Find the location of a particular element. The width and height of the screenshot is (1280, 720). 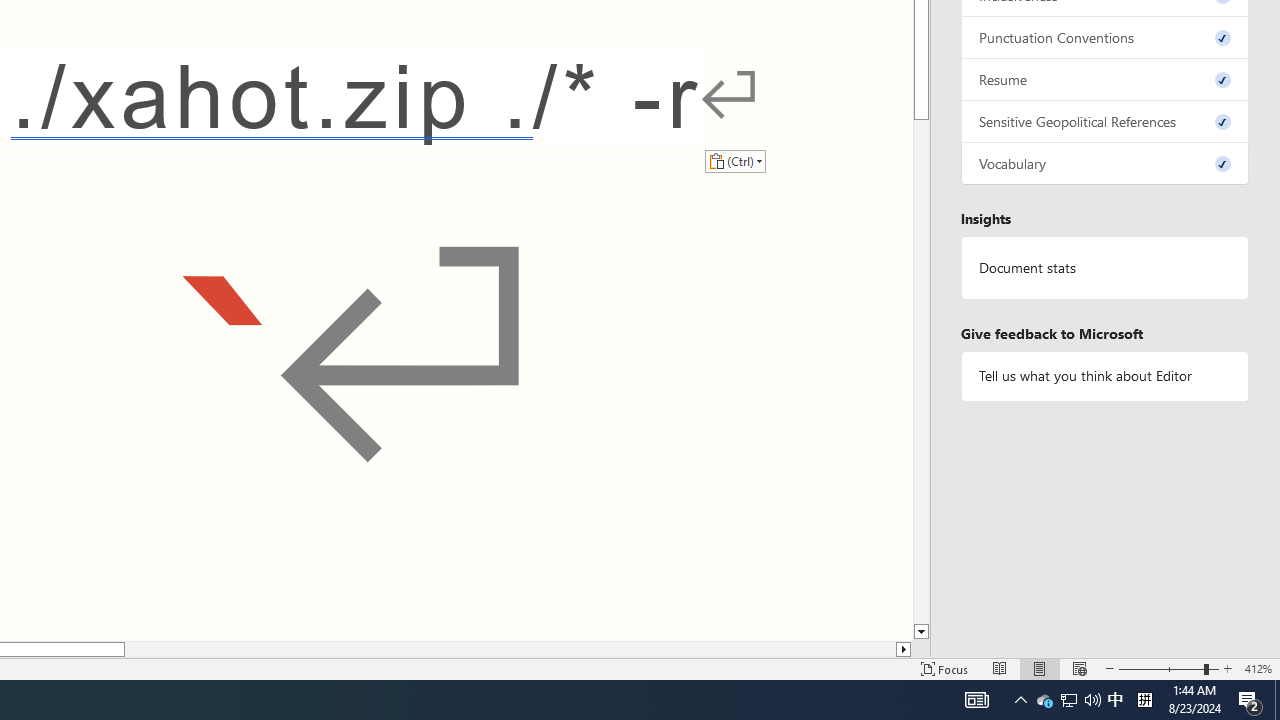

'Column right' is located at coordinates (903, 649).